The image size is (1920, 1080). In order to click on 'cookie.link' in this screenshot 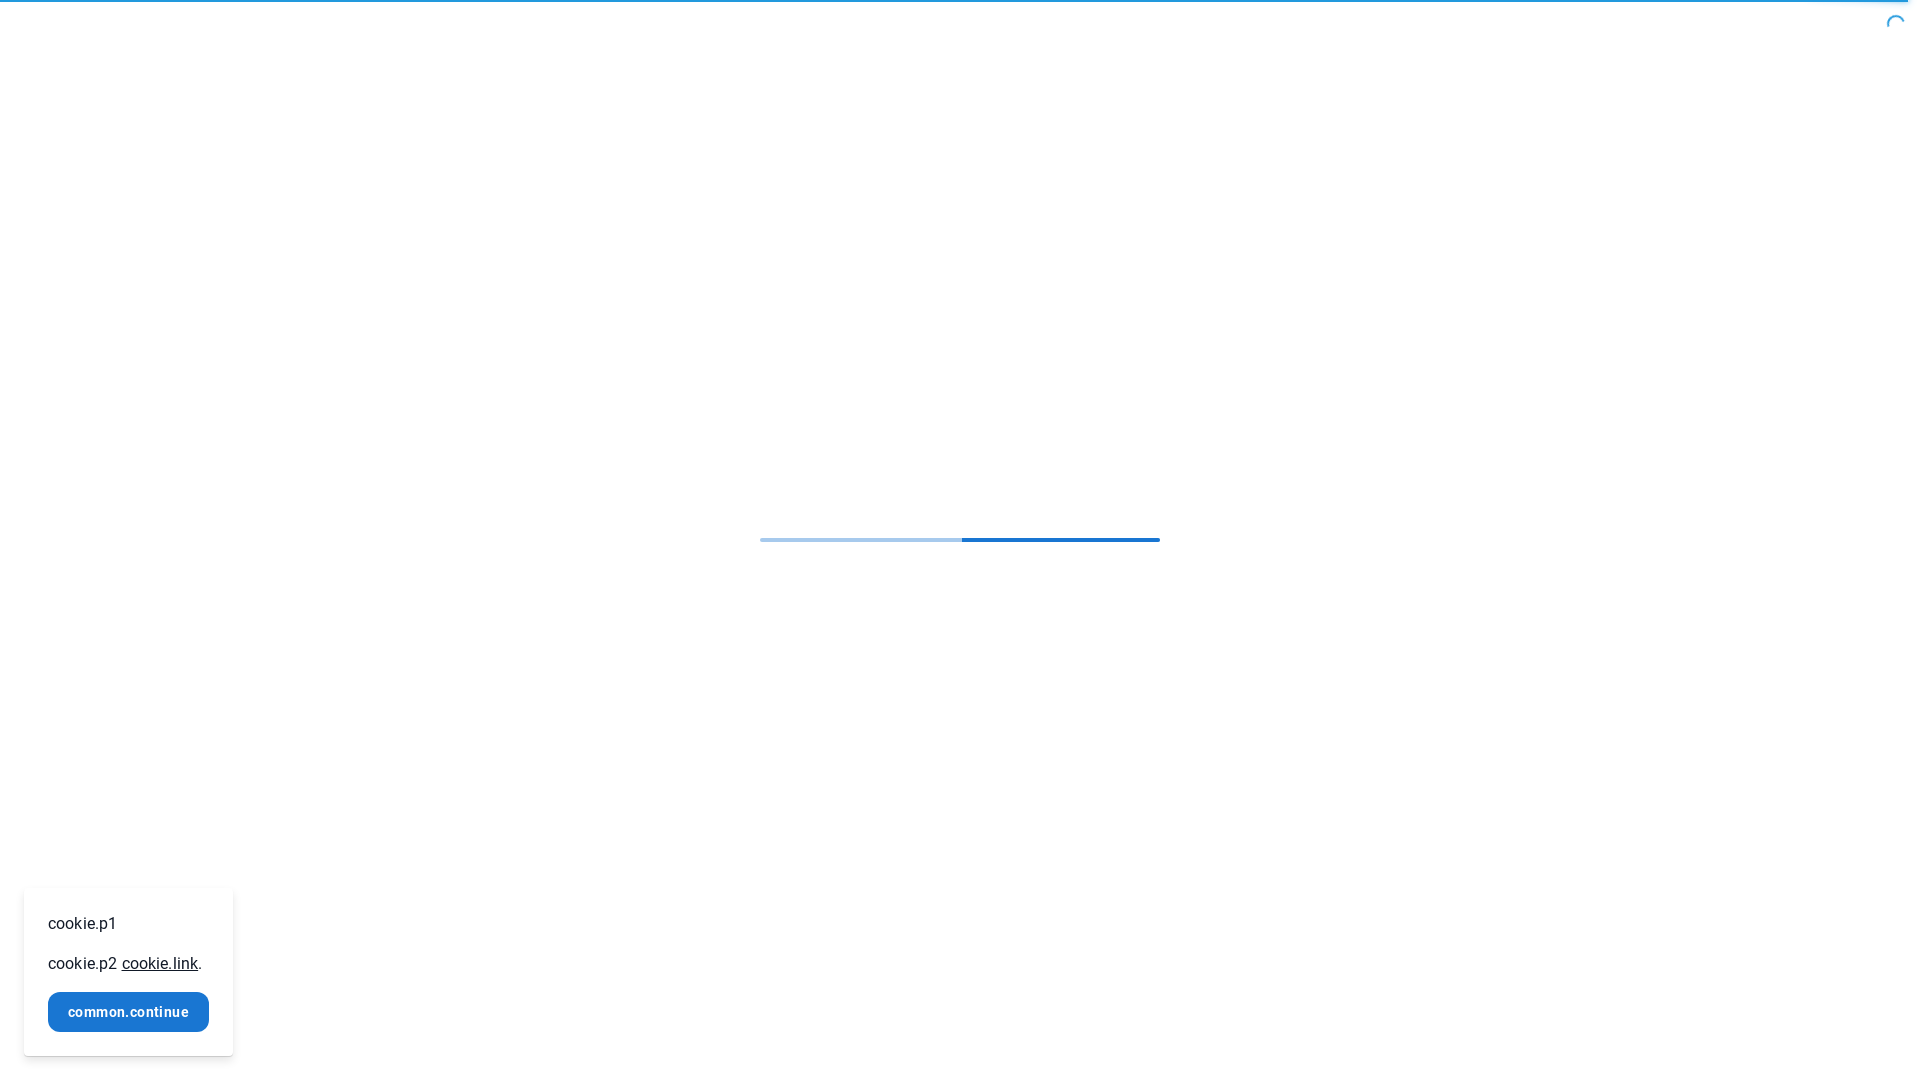, I will do `click(160, 962)`.